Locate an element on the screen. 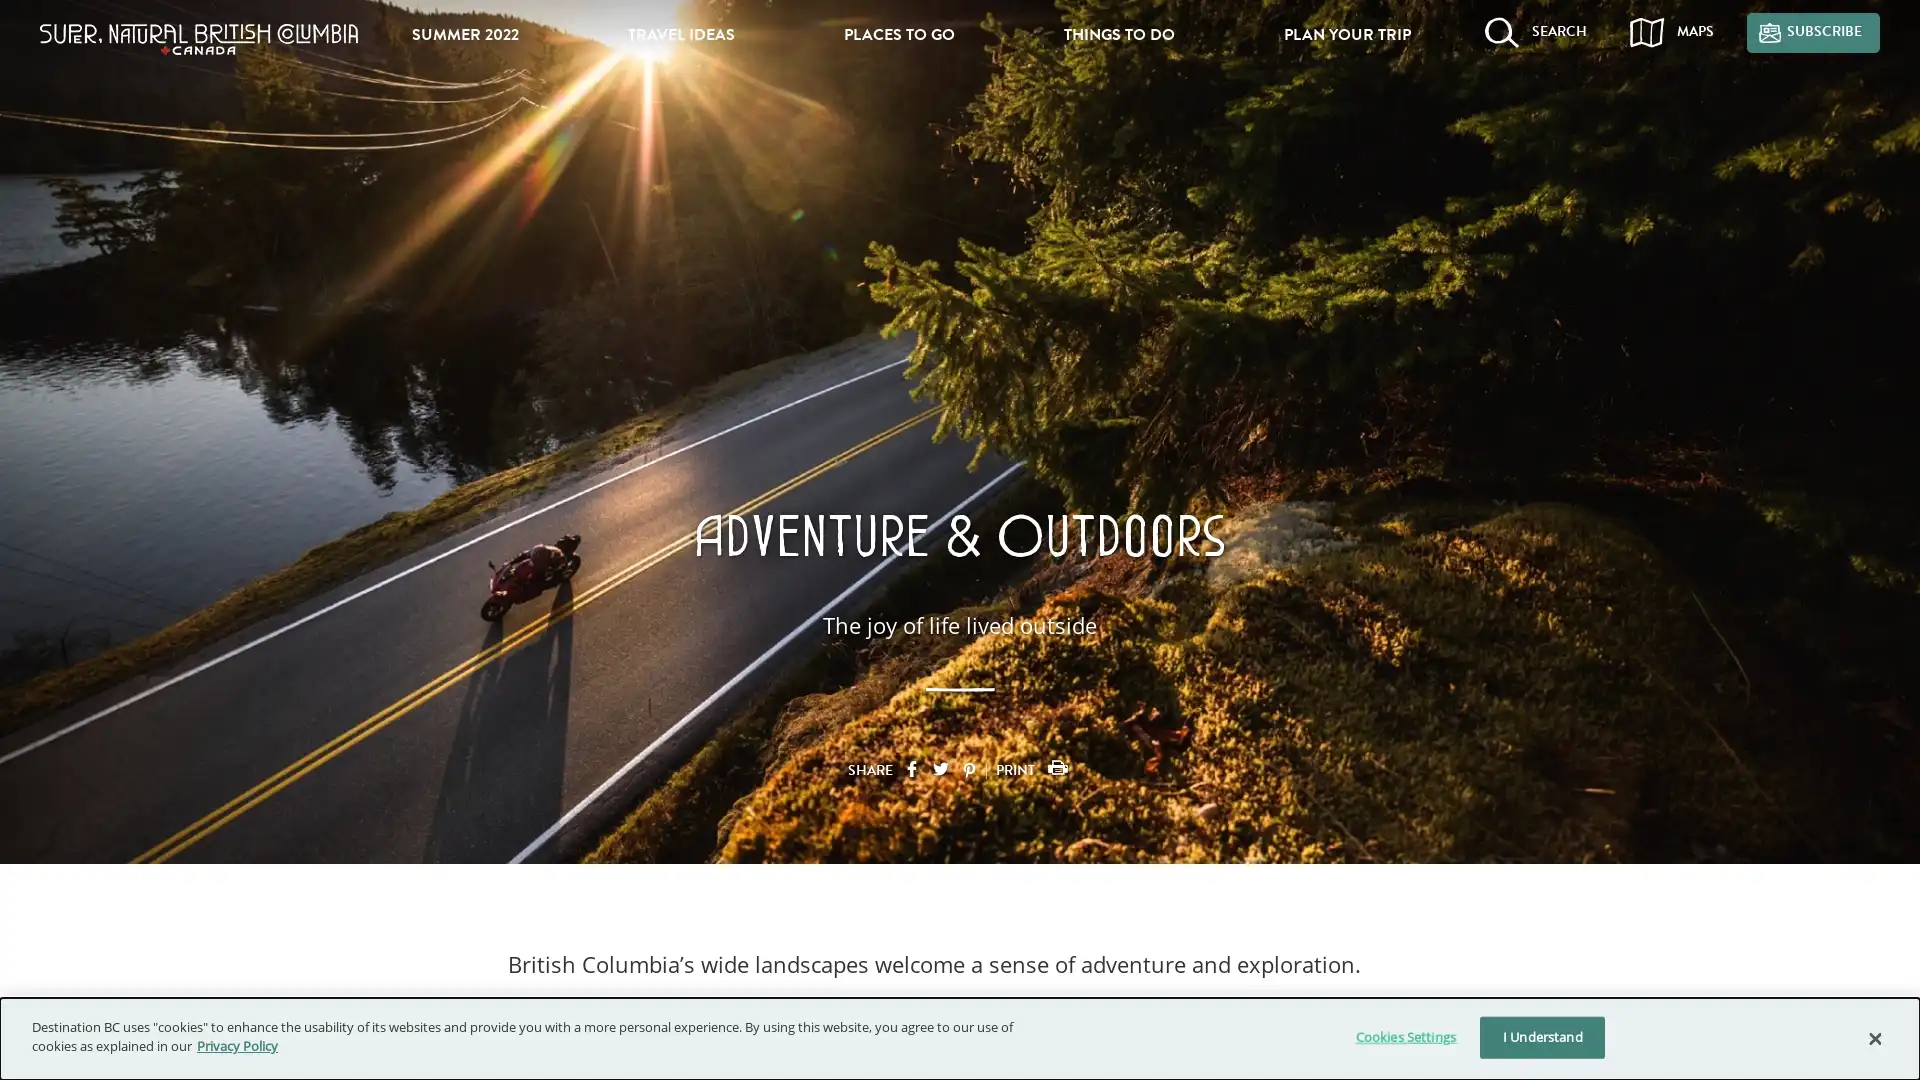 The height and width of the screenshot is (1080, 1920). Close is located at coordinates (1873, 1036).